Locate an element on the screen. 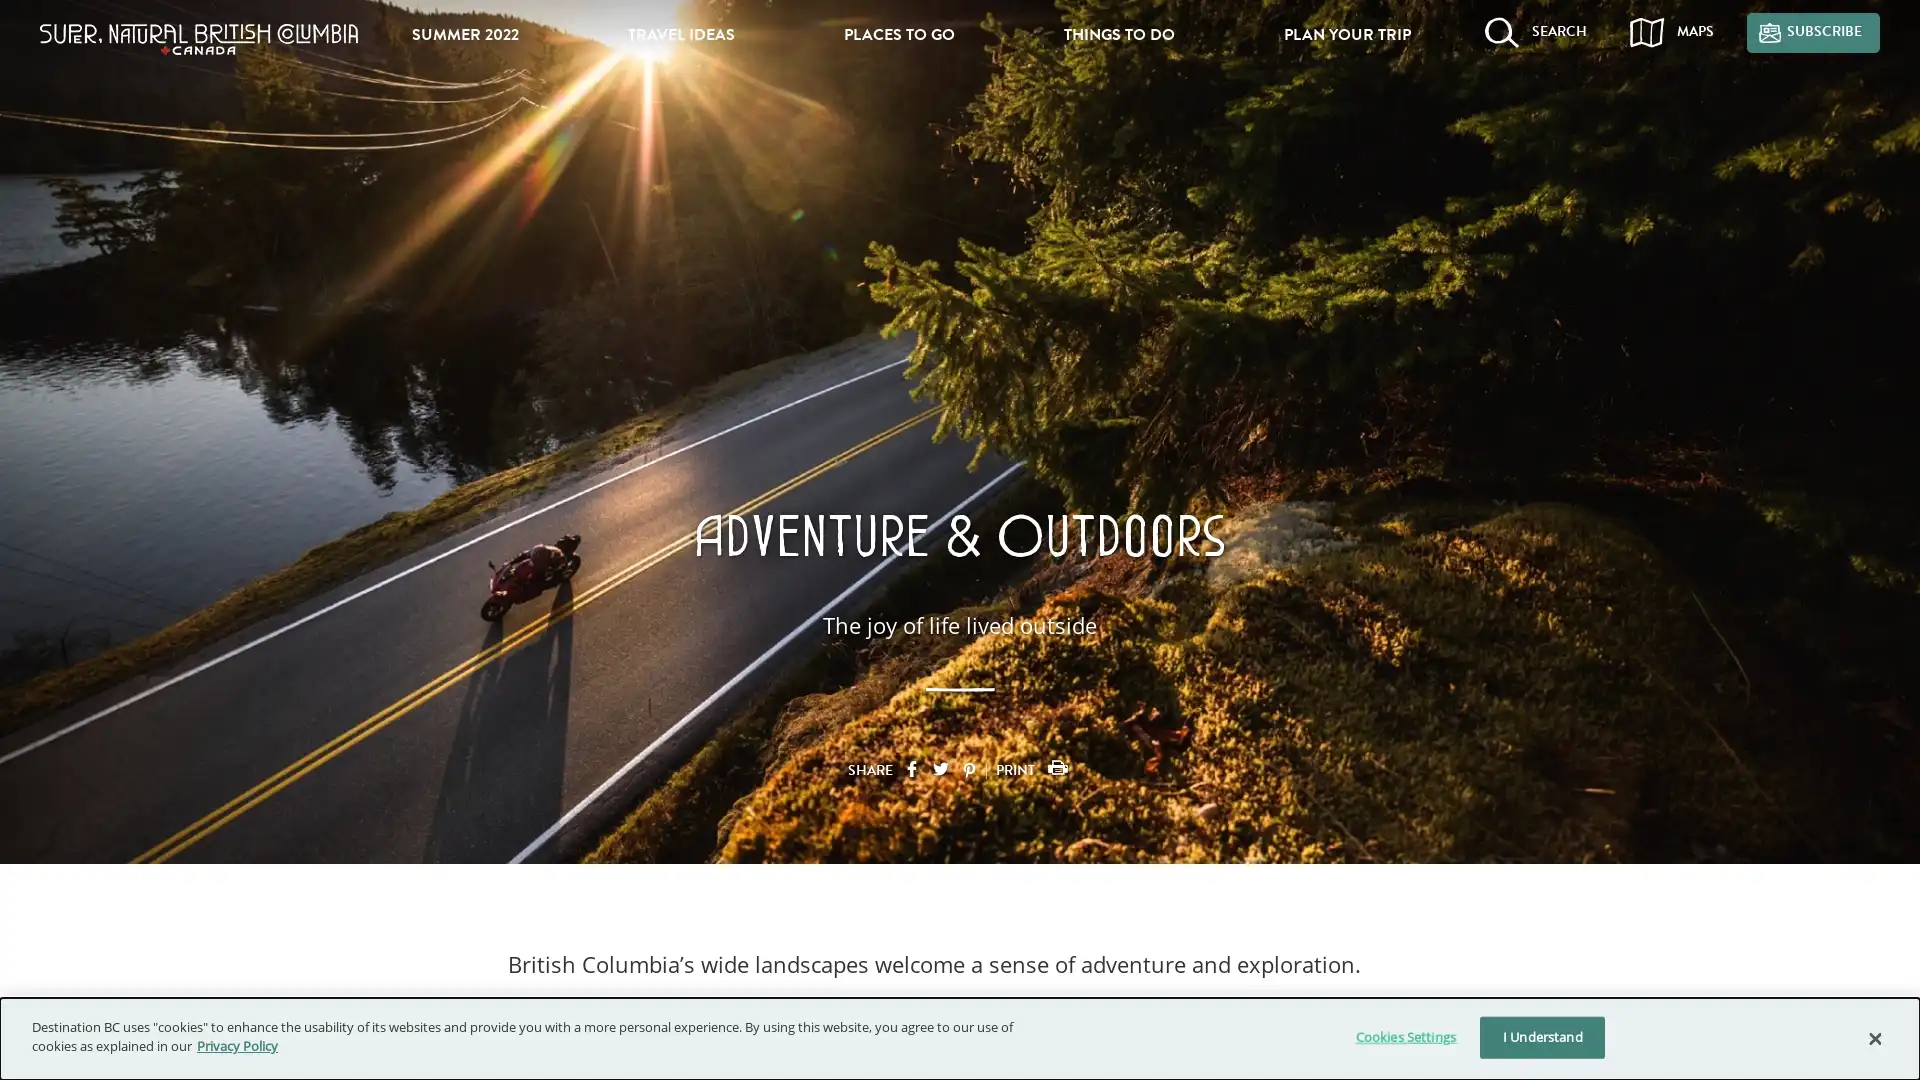 The height and width of the screenshot is (1080, 1920). Close is located at coordinates (1873, 1036).